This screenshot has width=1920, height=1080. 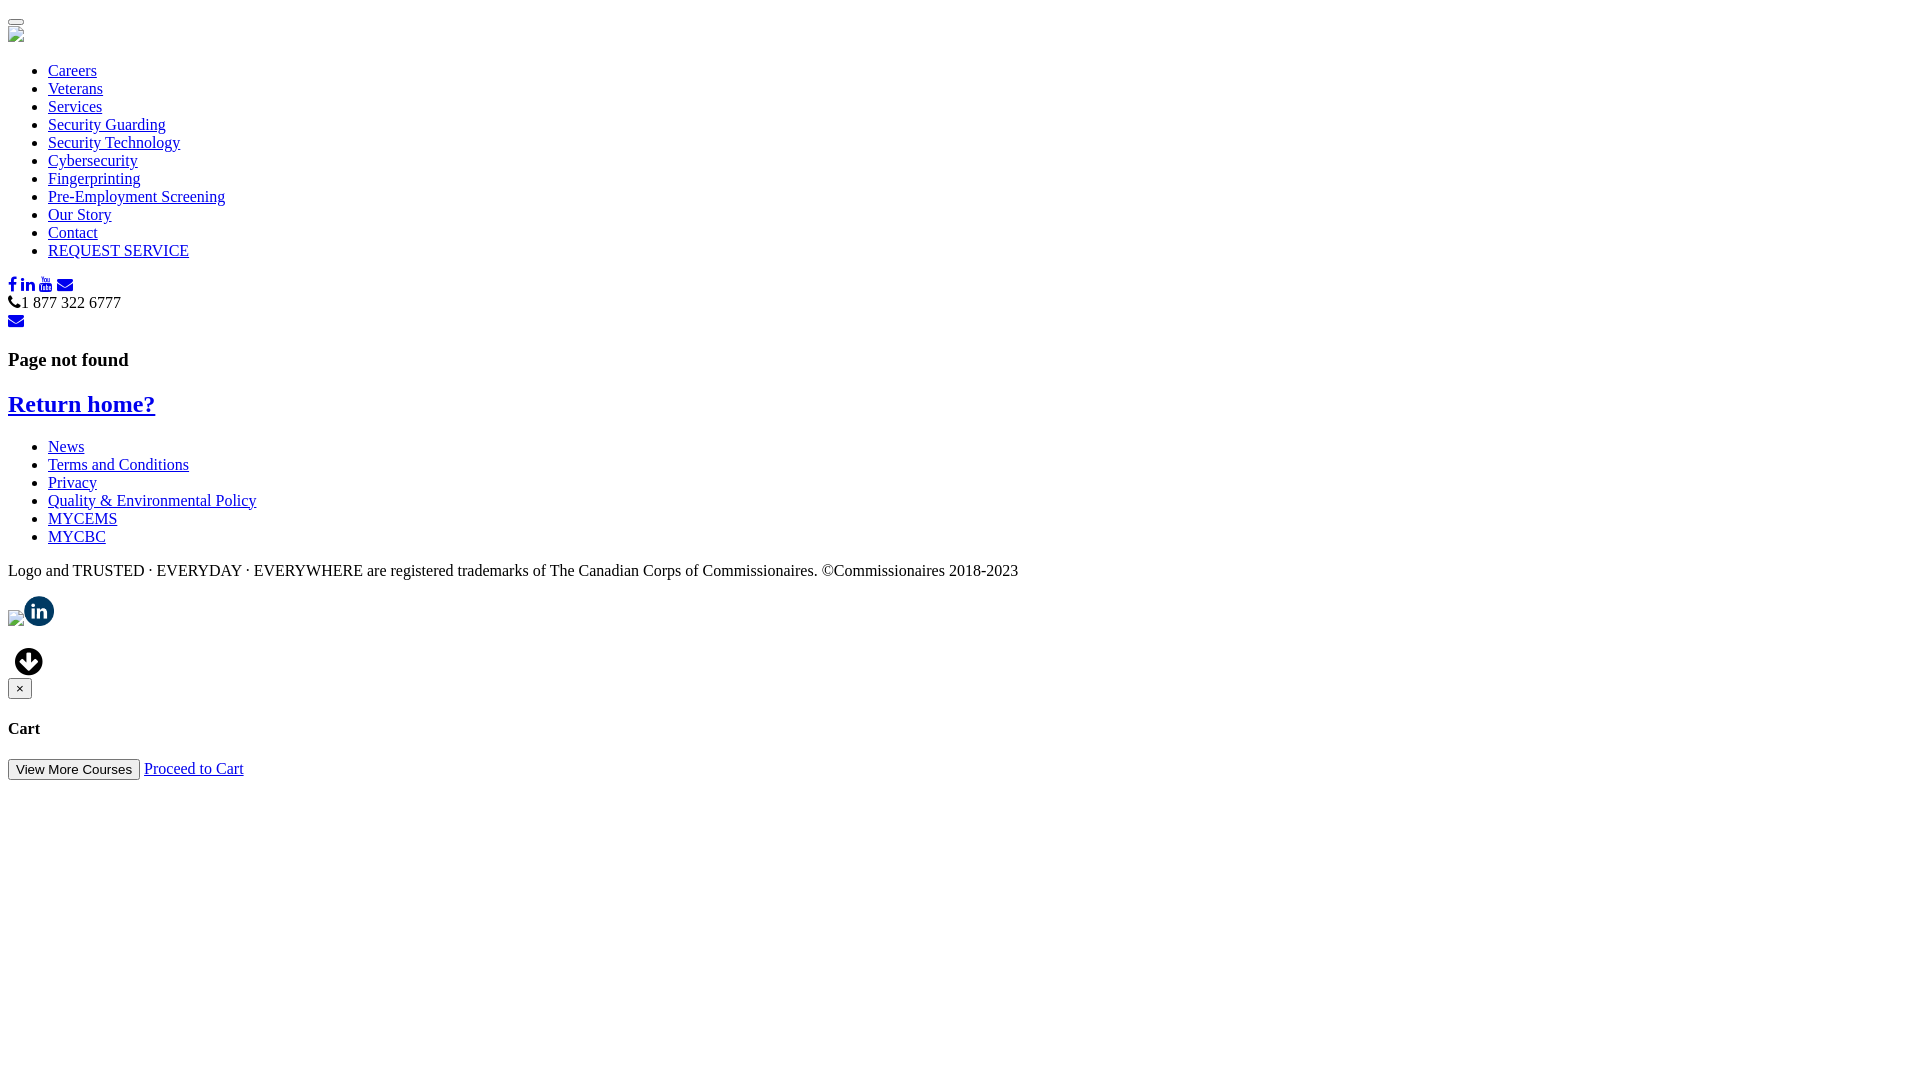 I want to click on 'Proceed to Cart', so click(x=193, y=767).